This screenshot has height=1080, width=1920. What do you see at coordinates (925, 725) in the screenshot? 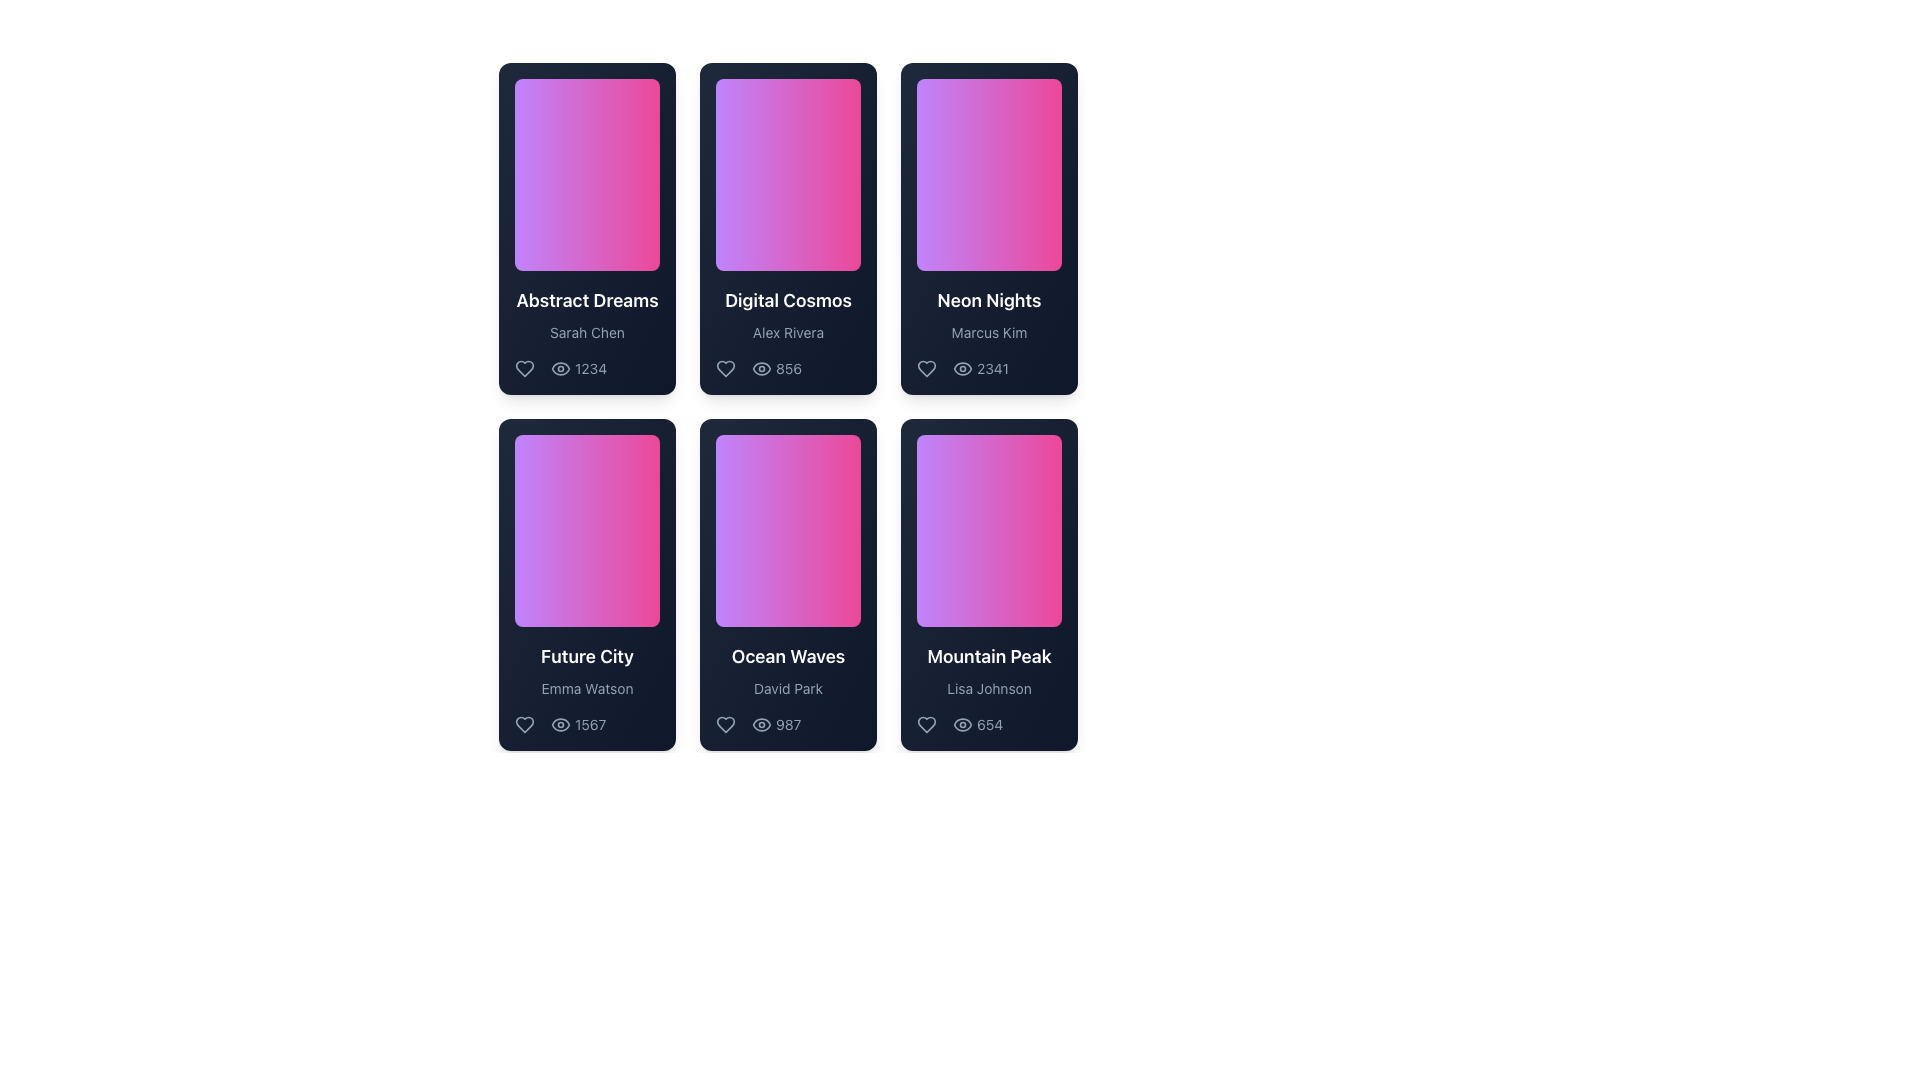
I see `the 'like' button` at bounding box center [925, 725].